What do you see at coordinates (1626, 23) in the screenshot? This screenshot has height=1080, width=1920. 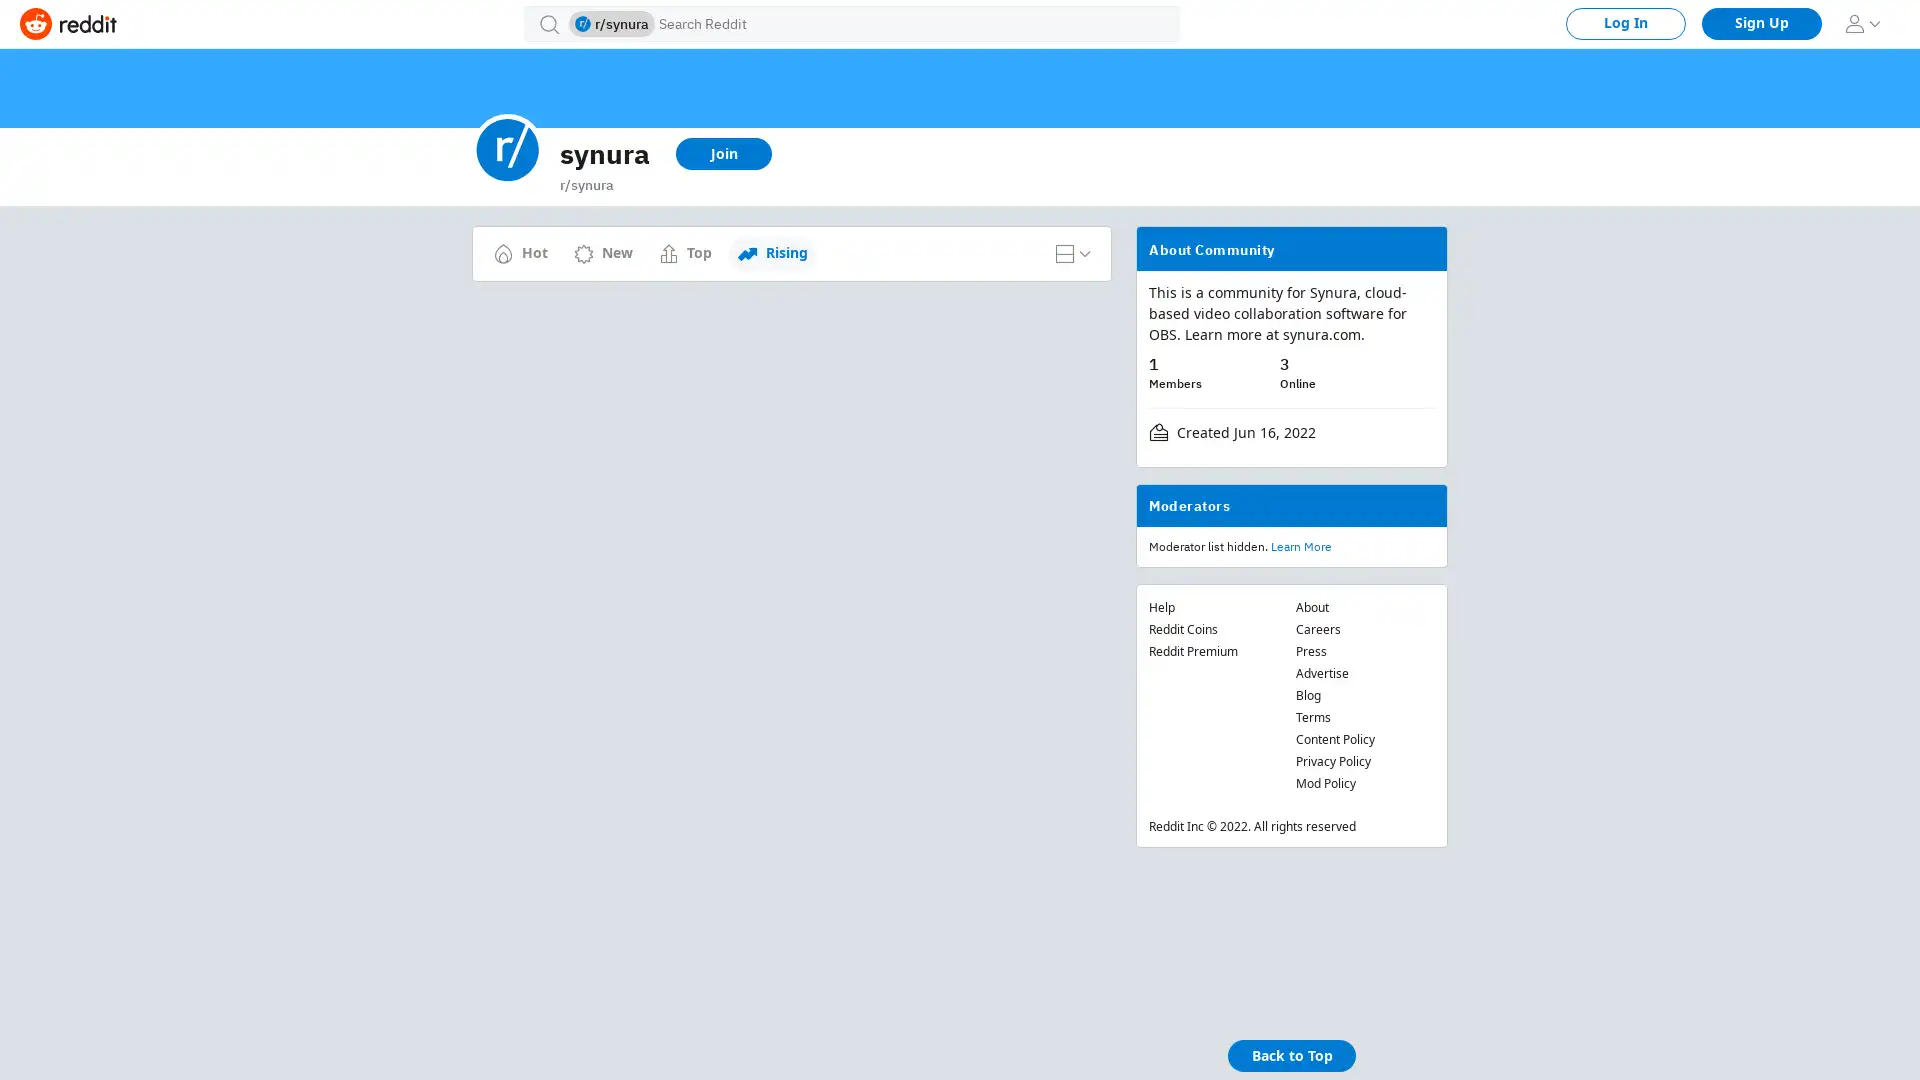 I see `Log In` at bounding box center [1626, 23].